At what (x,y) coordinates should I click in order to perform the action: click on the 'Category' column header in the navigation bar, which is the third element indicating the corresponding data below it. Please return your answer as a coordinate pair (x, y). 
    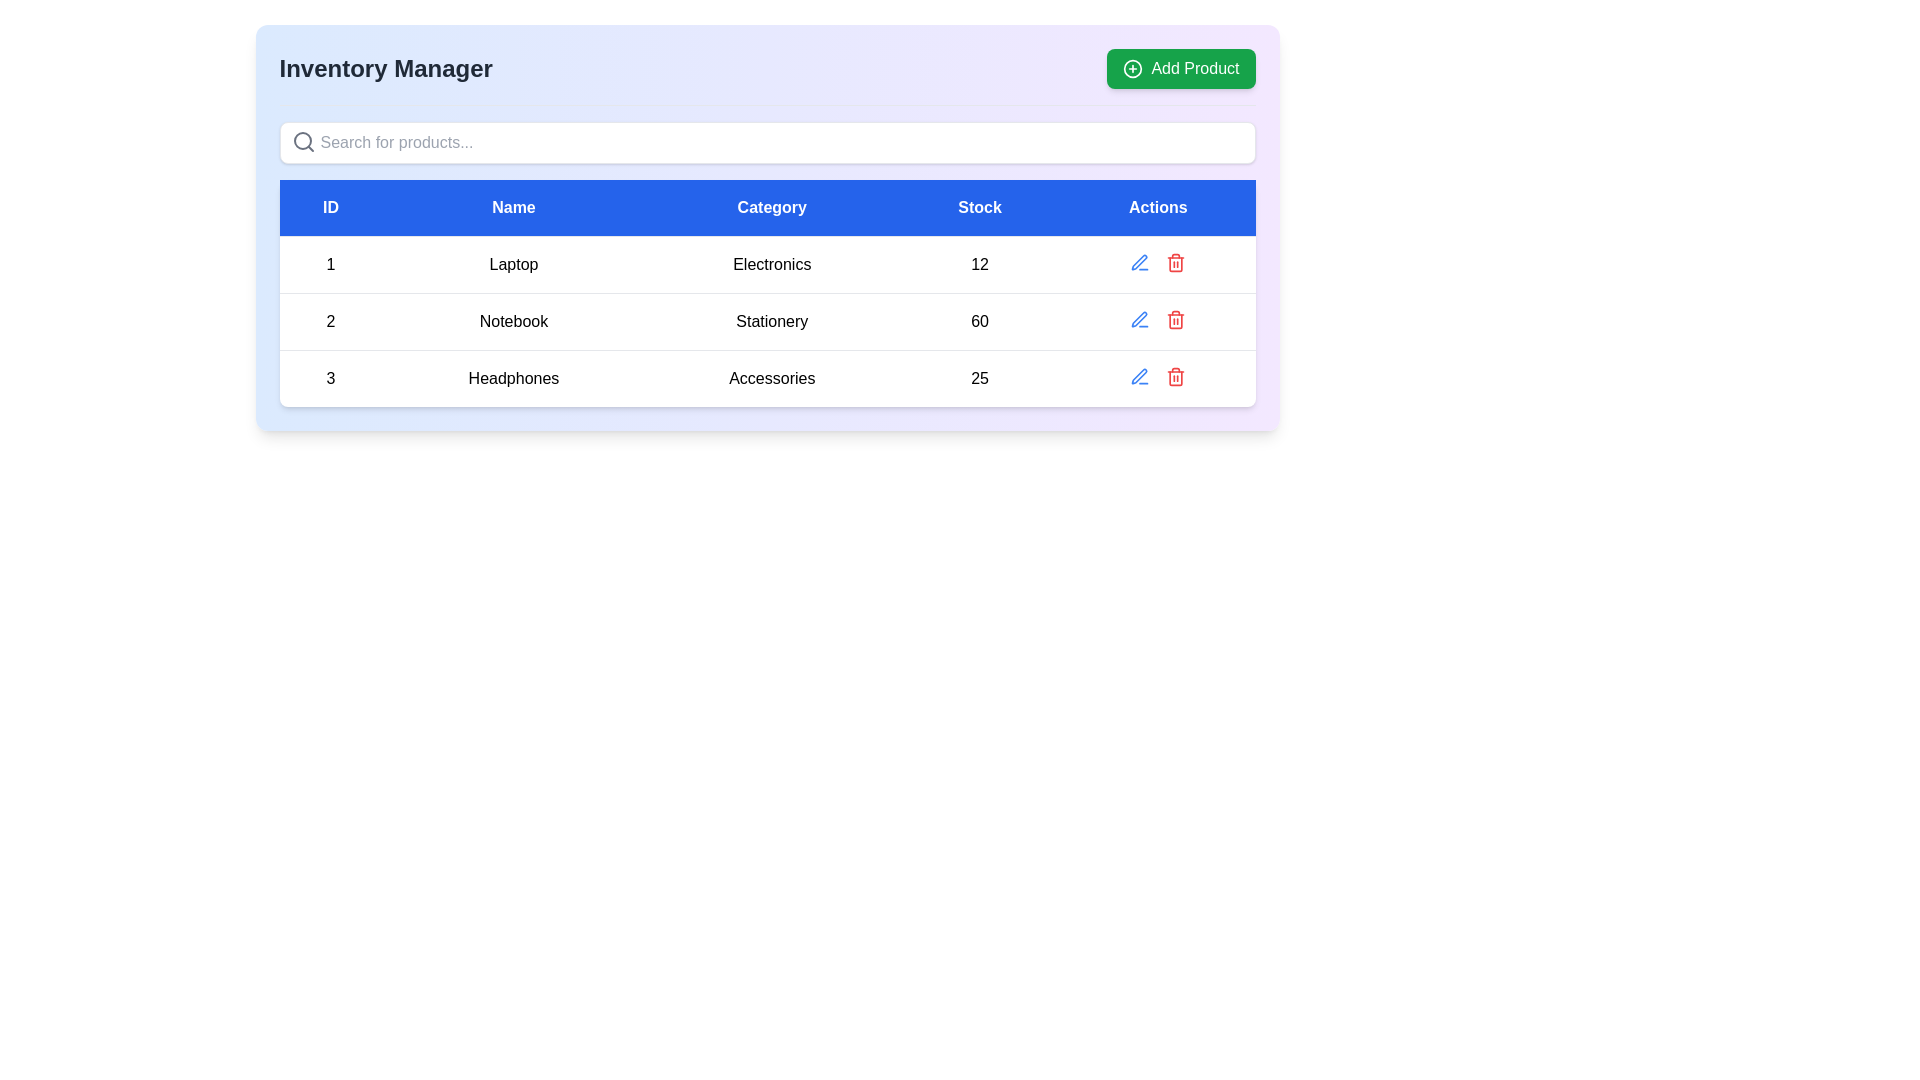
    Looking at the image, I should click on (771, 208).